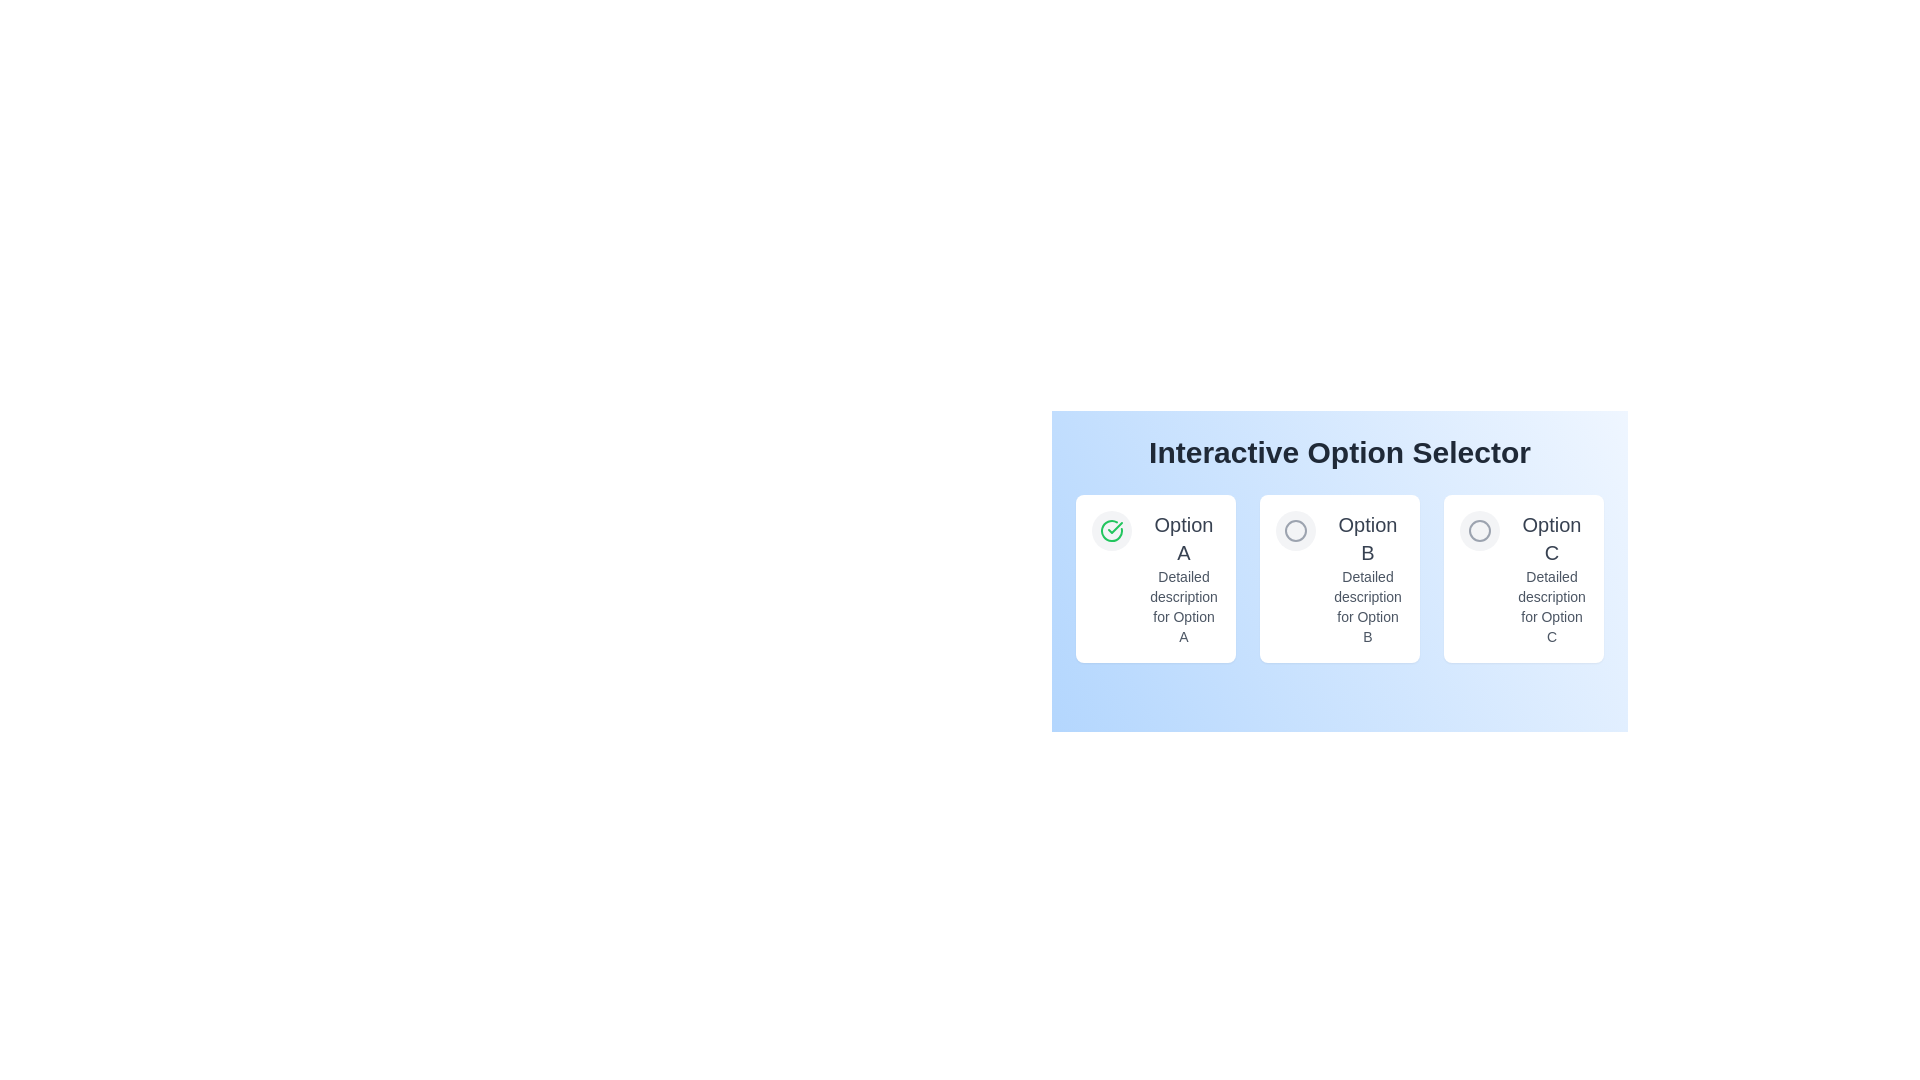 The image size is (1920, 1080). I want to click on the Text Label displaying 'Option A,' which is styled with a larger font size and bold weight, located above the sibling text in the leftmost column of a horizontal selection group, so click(1184, 538).